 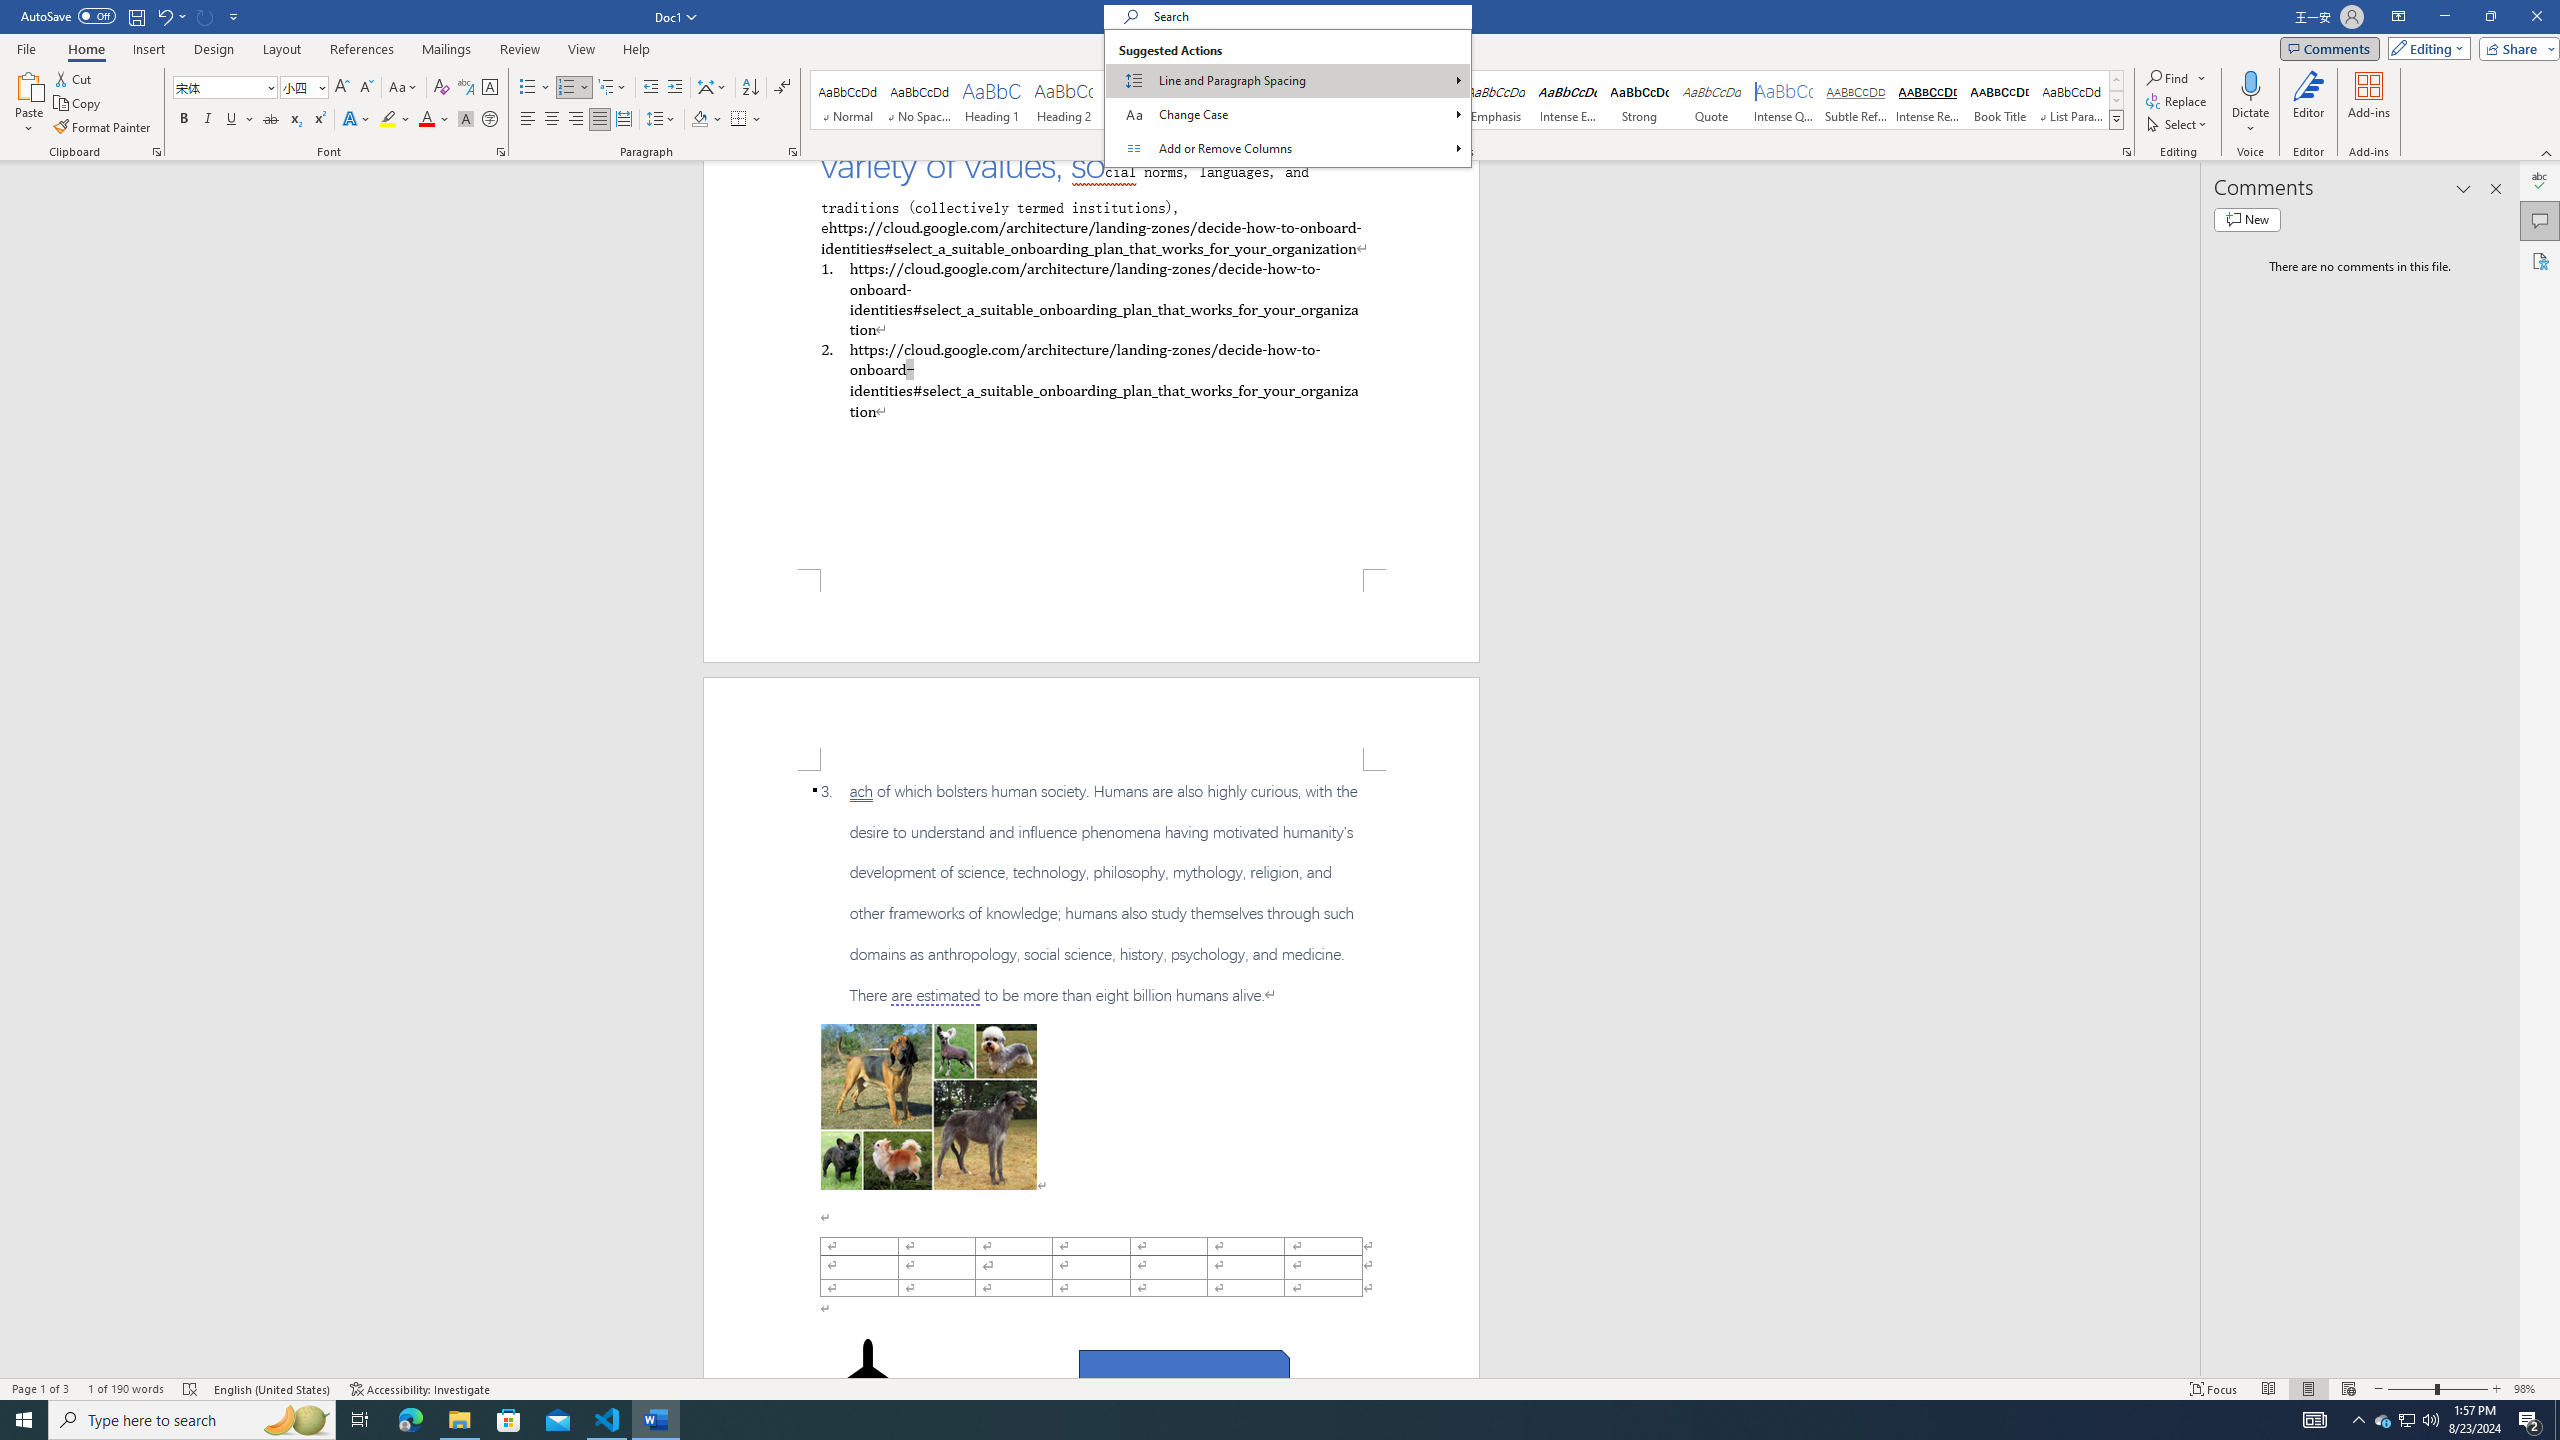 I want to click on 'Font Size', so click(x=303, y=87).